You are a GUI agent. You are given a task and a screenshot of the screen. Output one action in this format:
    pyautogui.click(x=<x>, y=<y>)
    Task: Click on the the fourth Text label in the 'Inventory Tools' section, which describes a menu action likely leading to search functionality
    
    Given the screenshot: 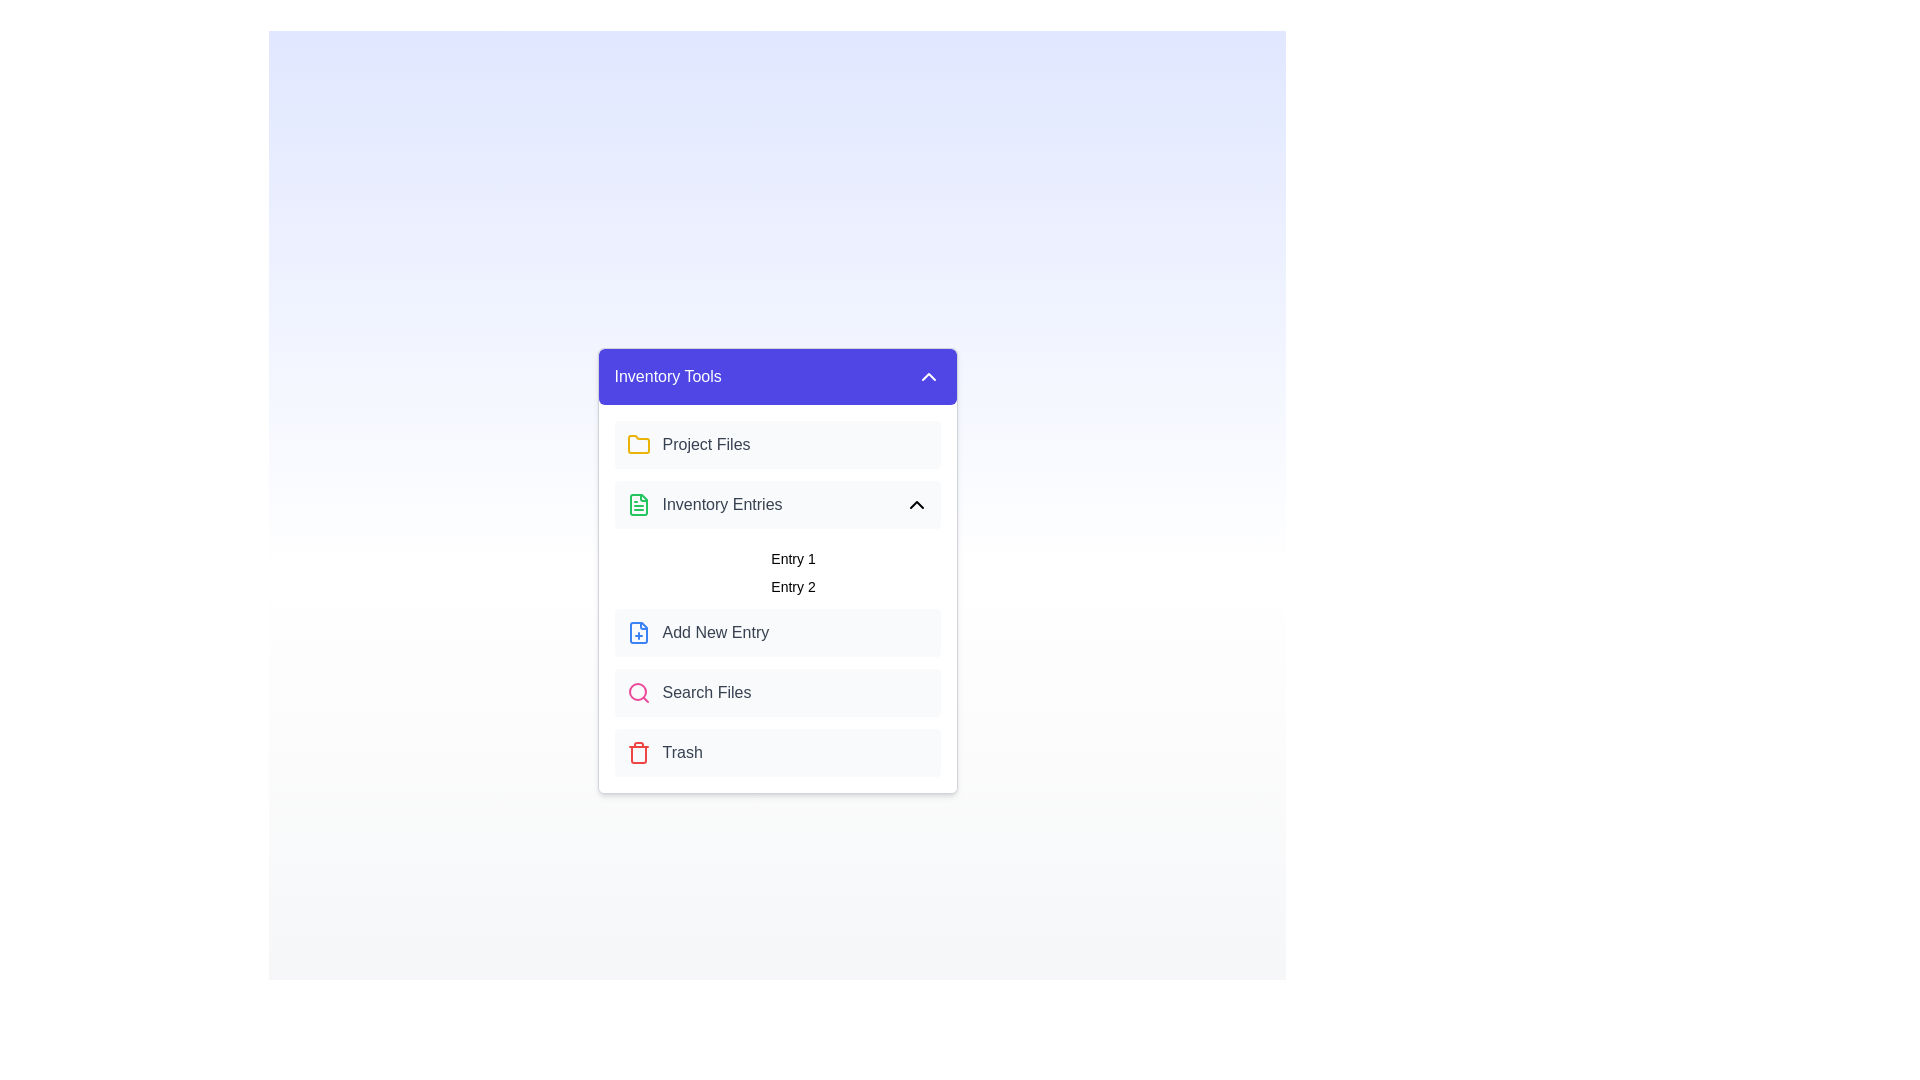 What is the action you would take?
    pyautogui.click(x=706, y=692)
    